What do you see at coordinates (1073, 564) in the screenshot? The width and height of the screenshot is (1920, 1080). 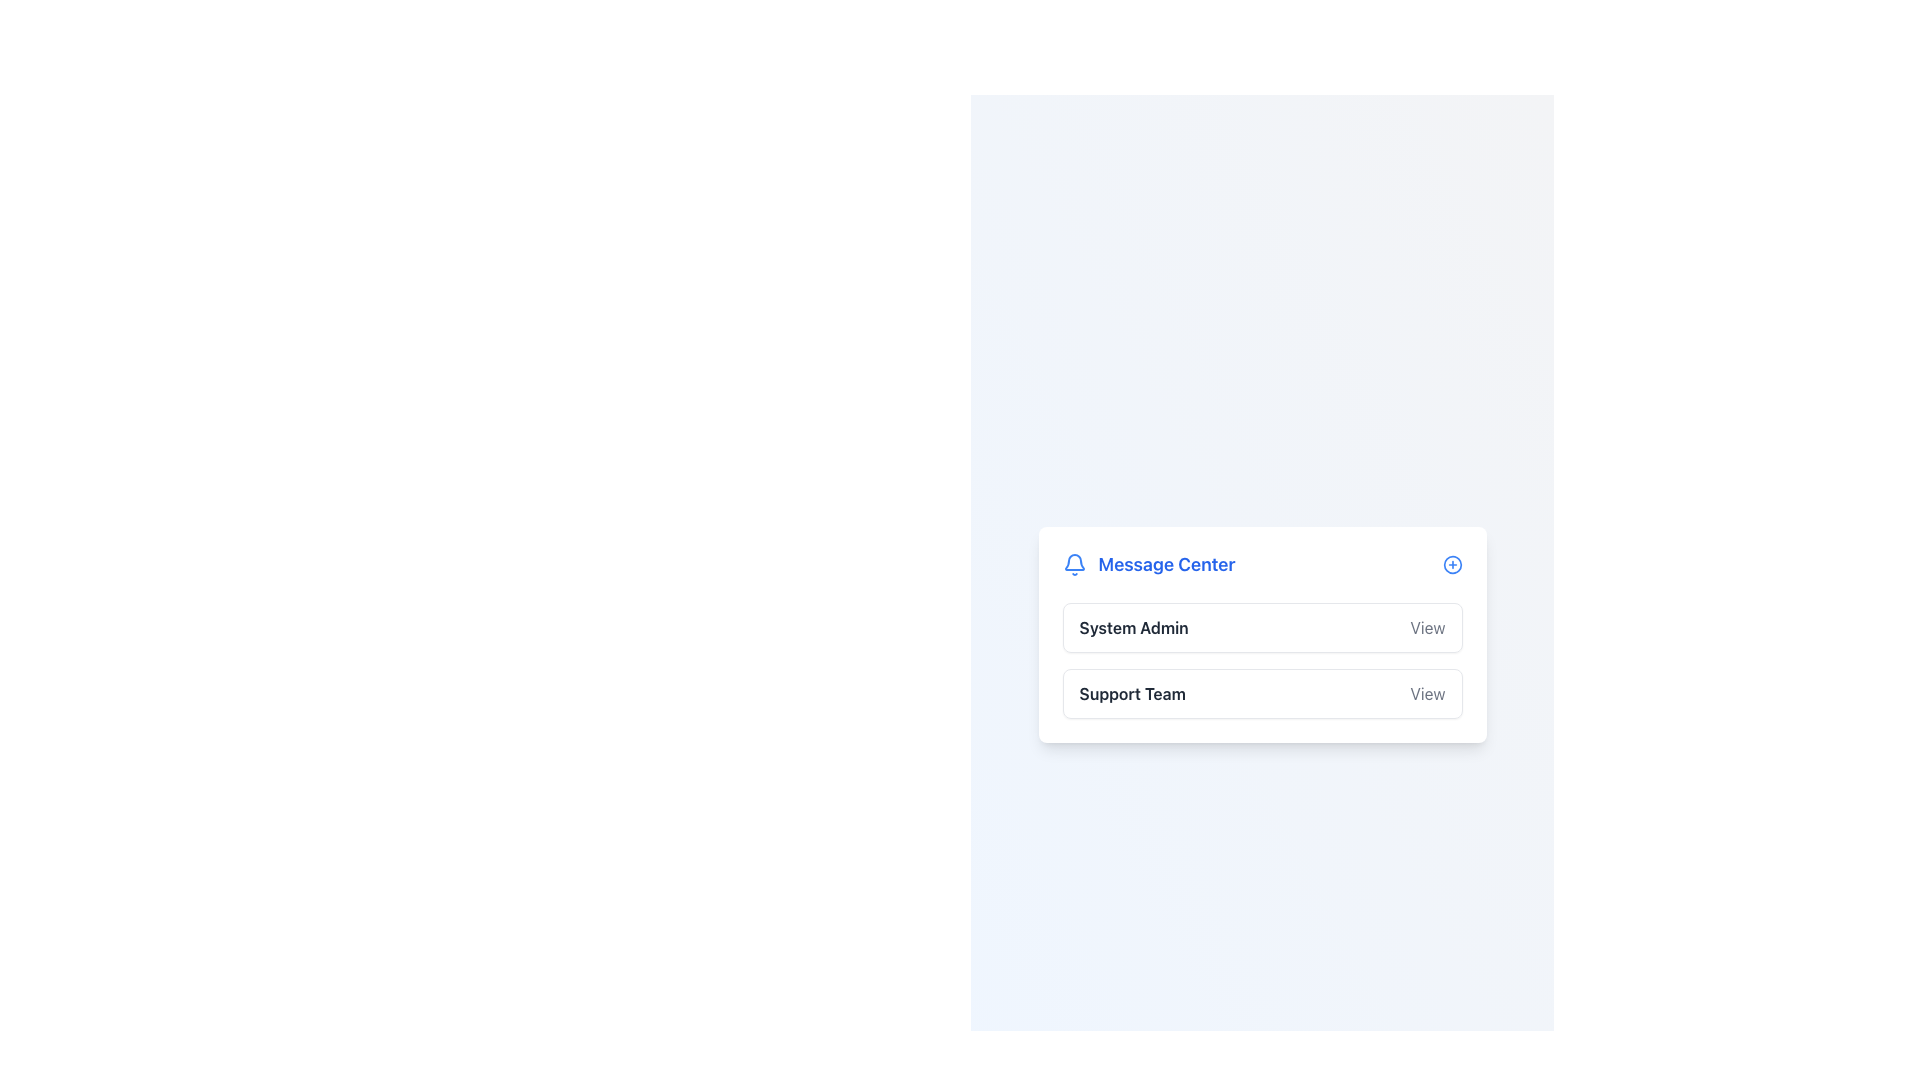 I see `the bell-shaped icon with a blue stroke located in the top left corner of the 'Message Center' section, next to the label 'Message Center'` at bounding box center [1073, 564].